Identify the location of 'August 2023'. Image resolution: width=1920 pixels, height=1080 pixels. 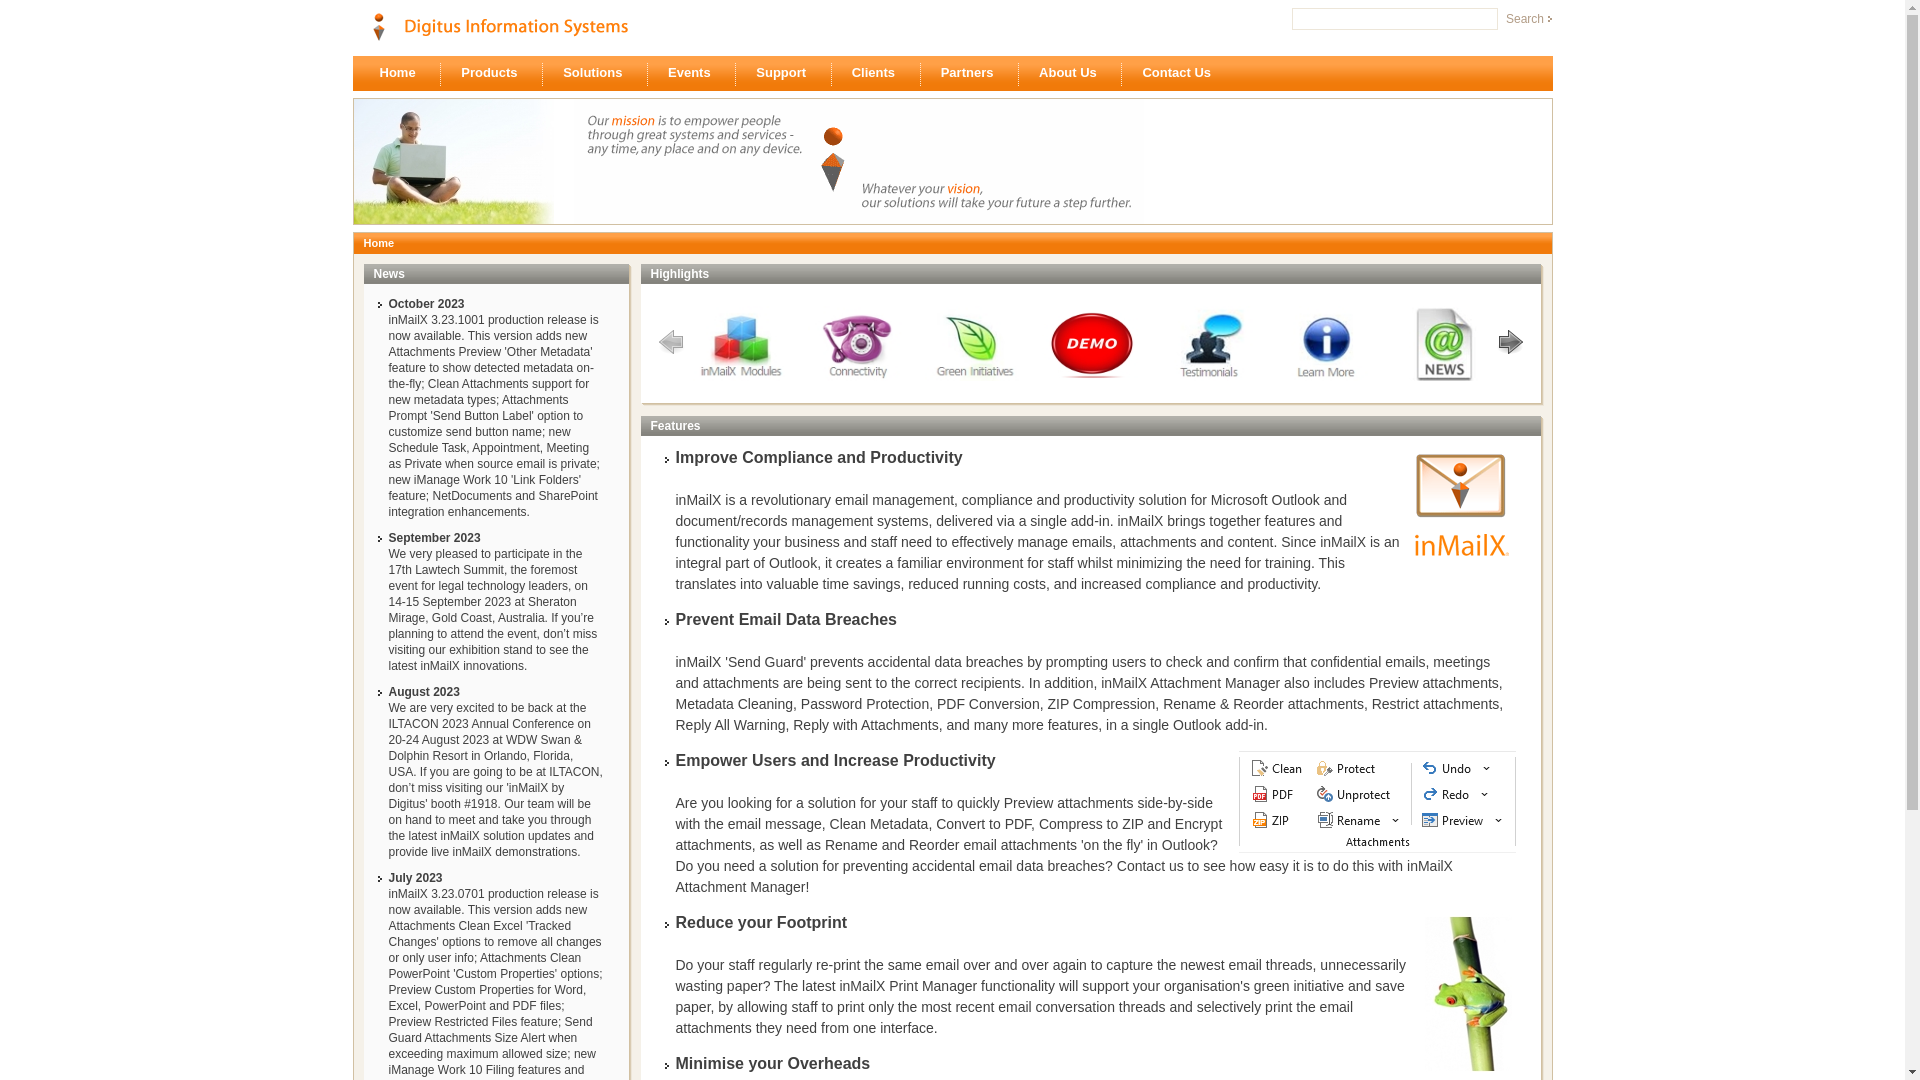
(422, 690).